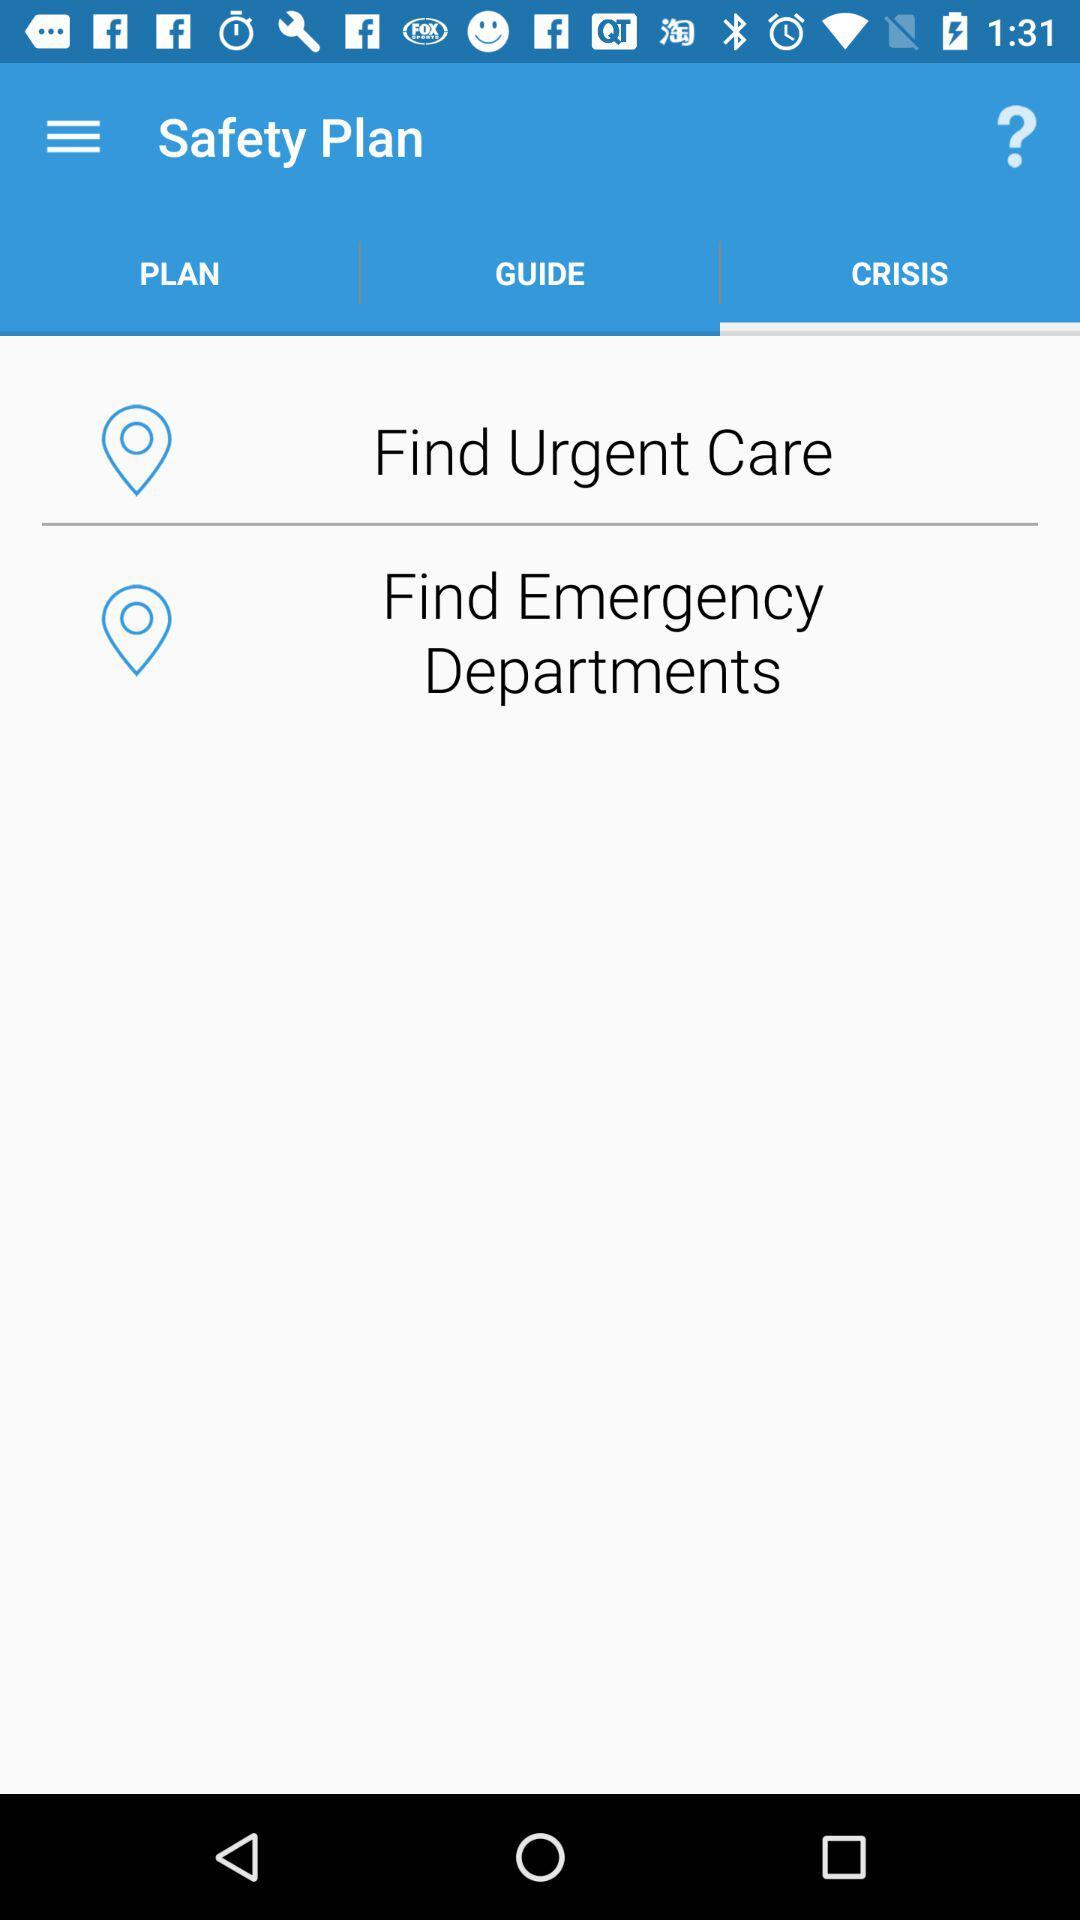 Image resolution: width=1080 pixels, height=1920 pixels. Describe the element at coordinates (72, 135) in the screenshot. I see `the app next to safety plan icon` at that location.